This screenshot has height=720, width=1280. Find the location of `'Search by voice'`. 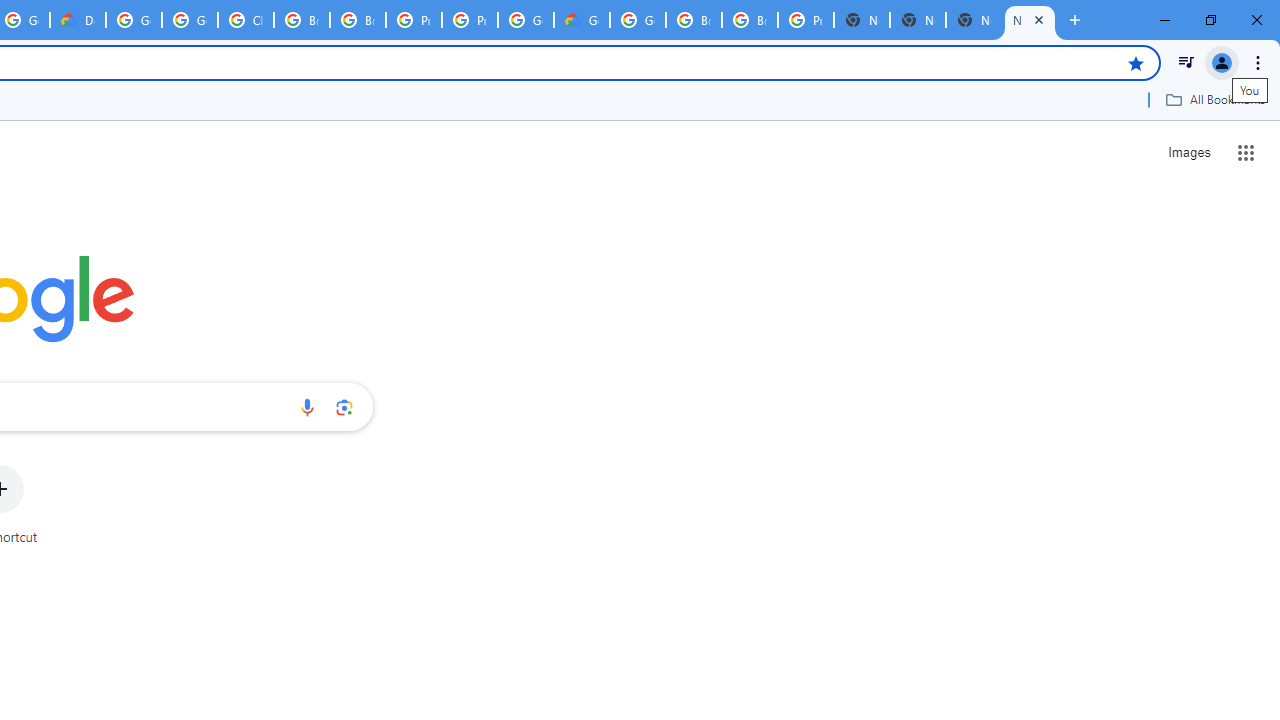

'Search by voice' is located at coordinates (306, 406).